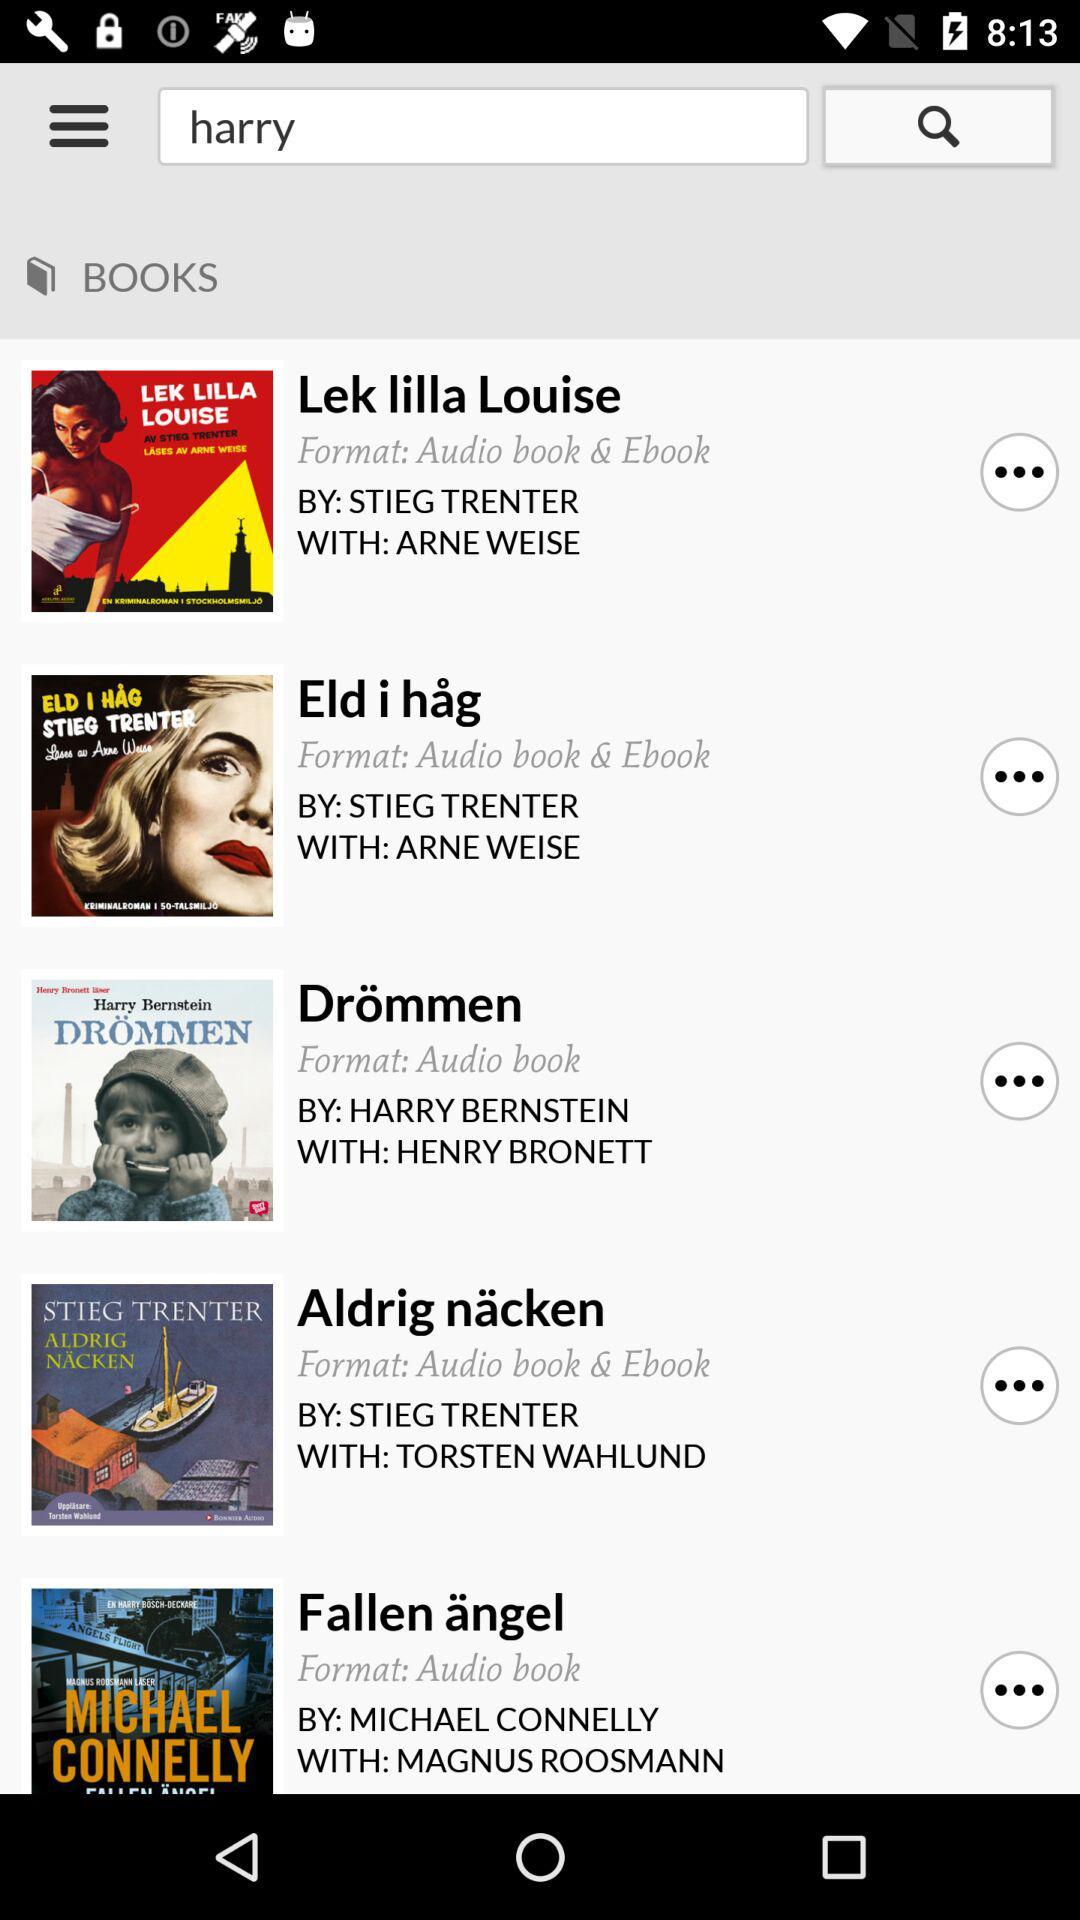 This screenshot has height=1920, width=1080. Describe the element at coordinates (554, 269) in the screenshot. I see `books` at that location.